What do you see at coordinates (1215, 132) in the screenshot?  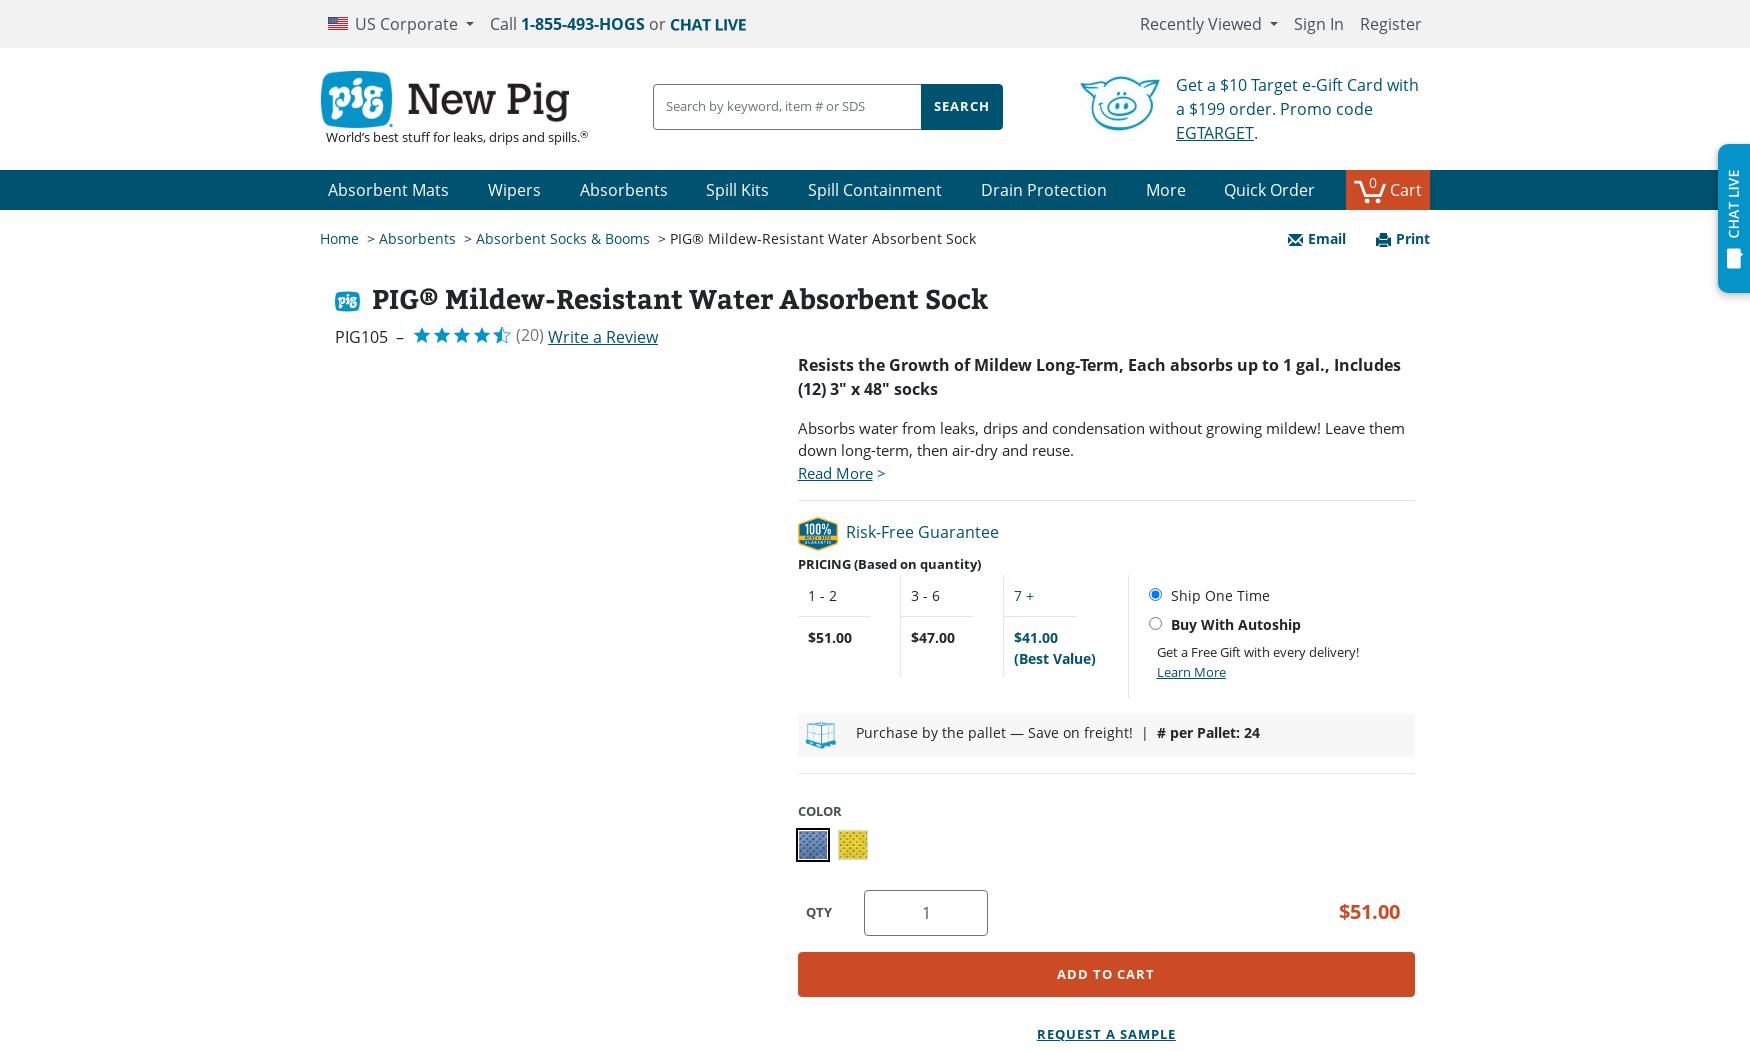 I see `'EGTARGET'` at bounding box center [1215, 132].